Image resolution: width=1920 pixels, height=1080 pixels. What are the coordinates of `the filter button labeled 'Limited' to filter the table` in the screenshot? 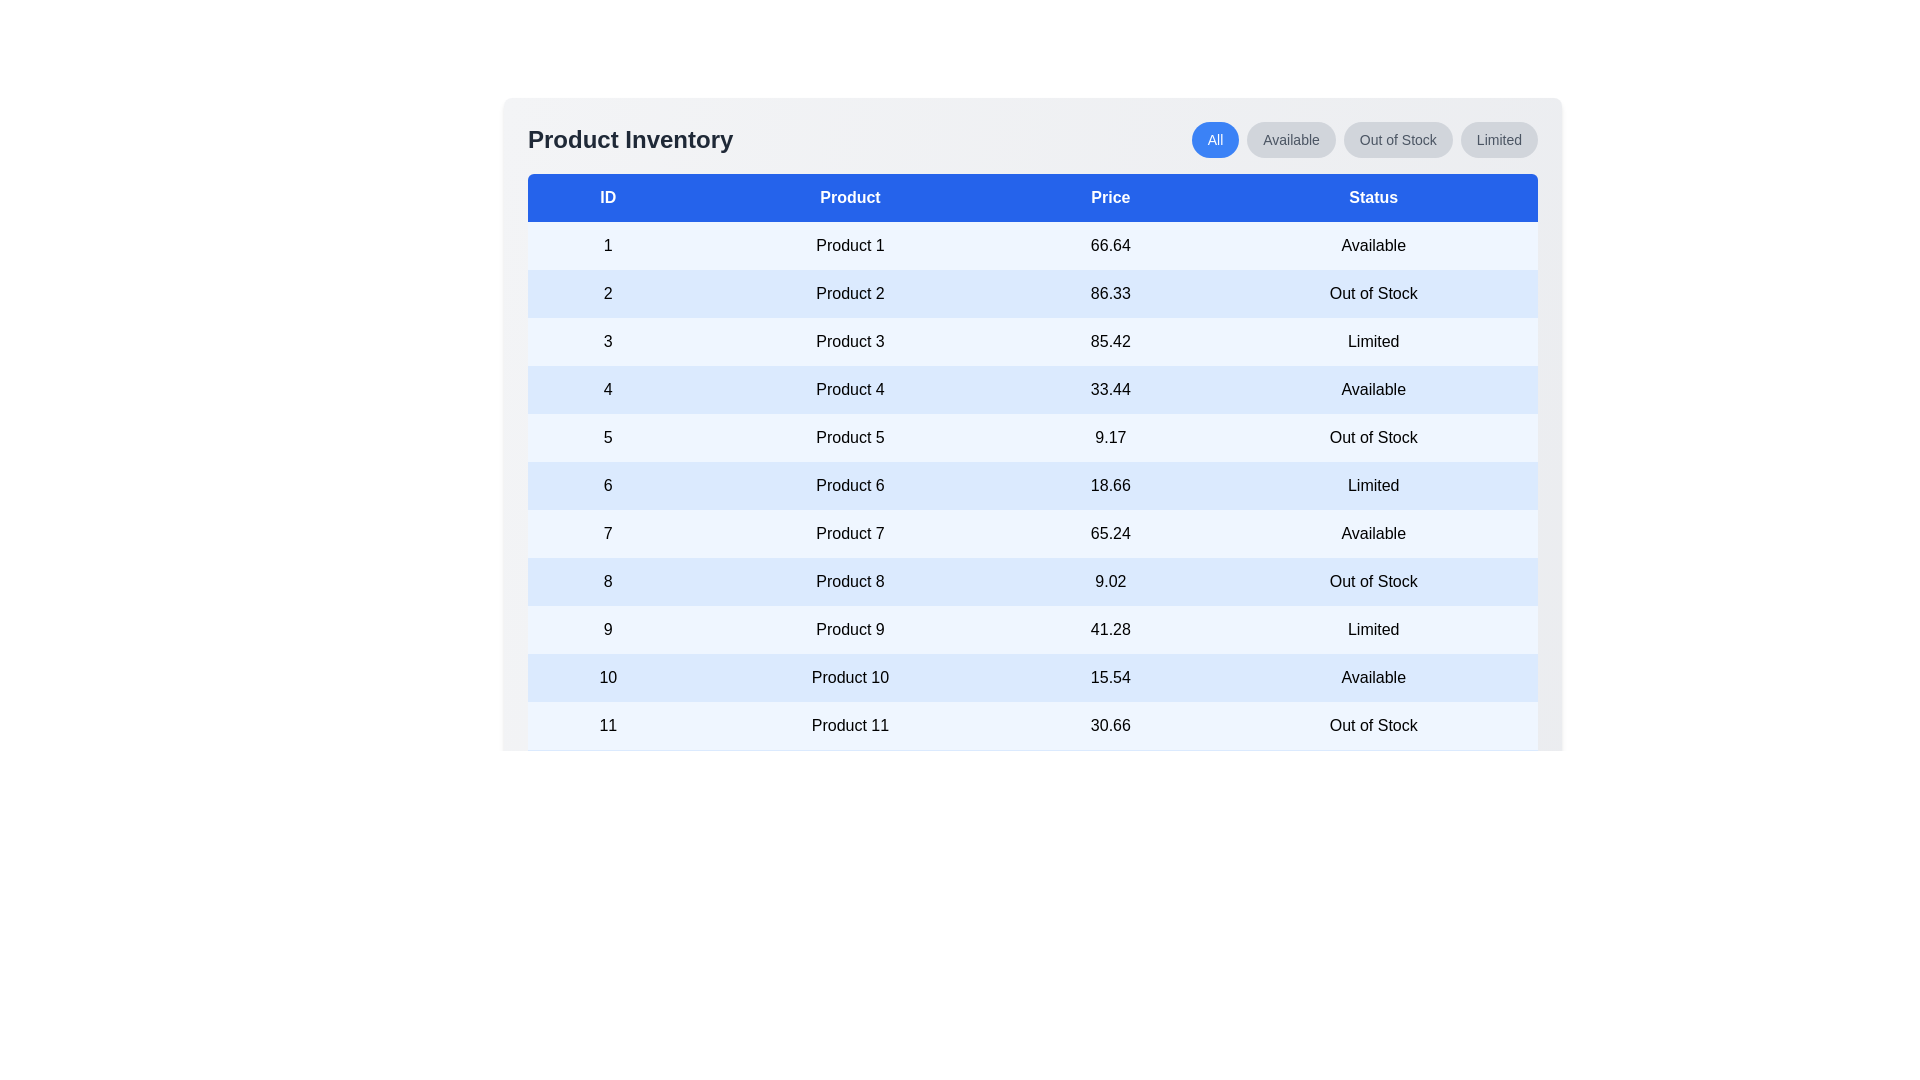 It's located at (1498, 138).